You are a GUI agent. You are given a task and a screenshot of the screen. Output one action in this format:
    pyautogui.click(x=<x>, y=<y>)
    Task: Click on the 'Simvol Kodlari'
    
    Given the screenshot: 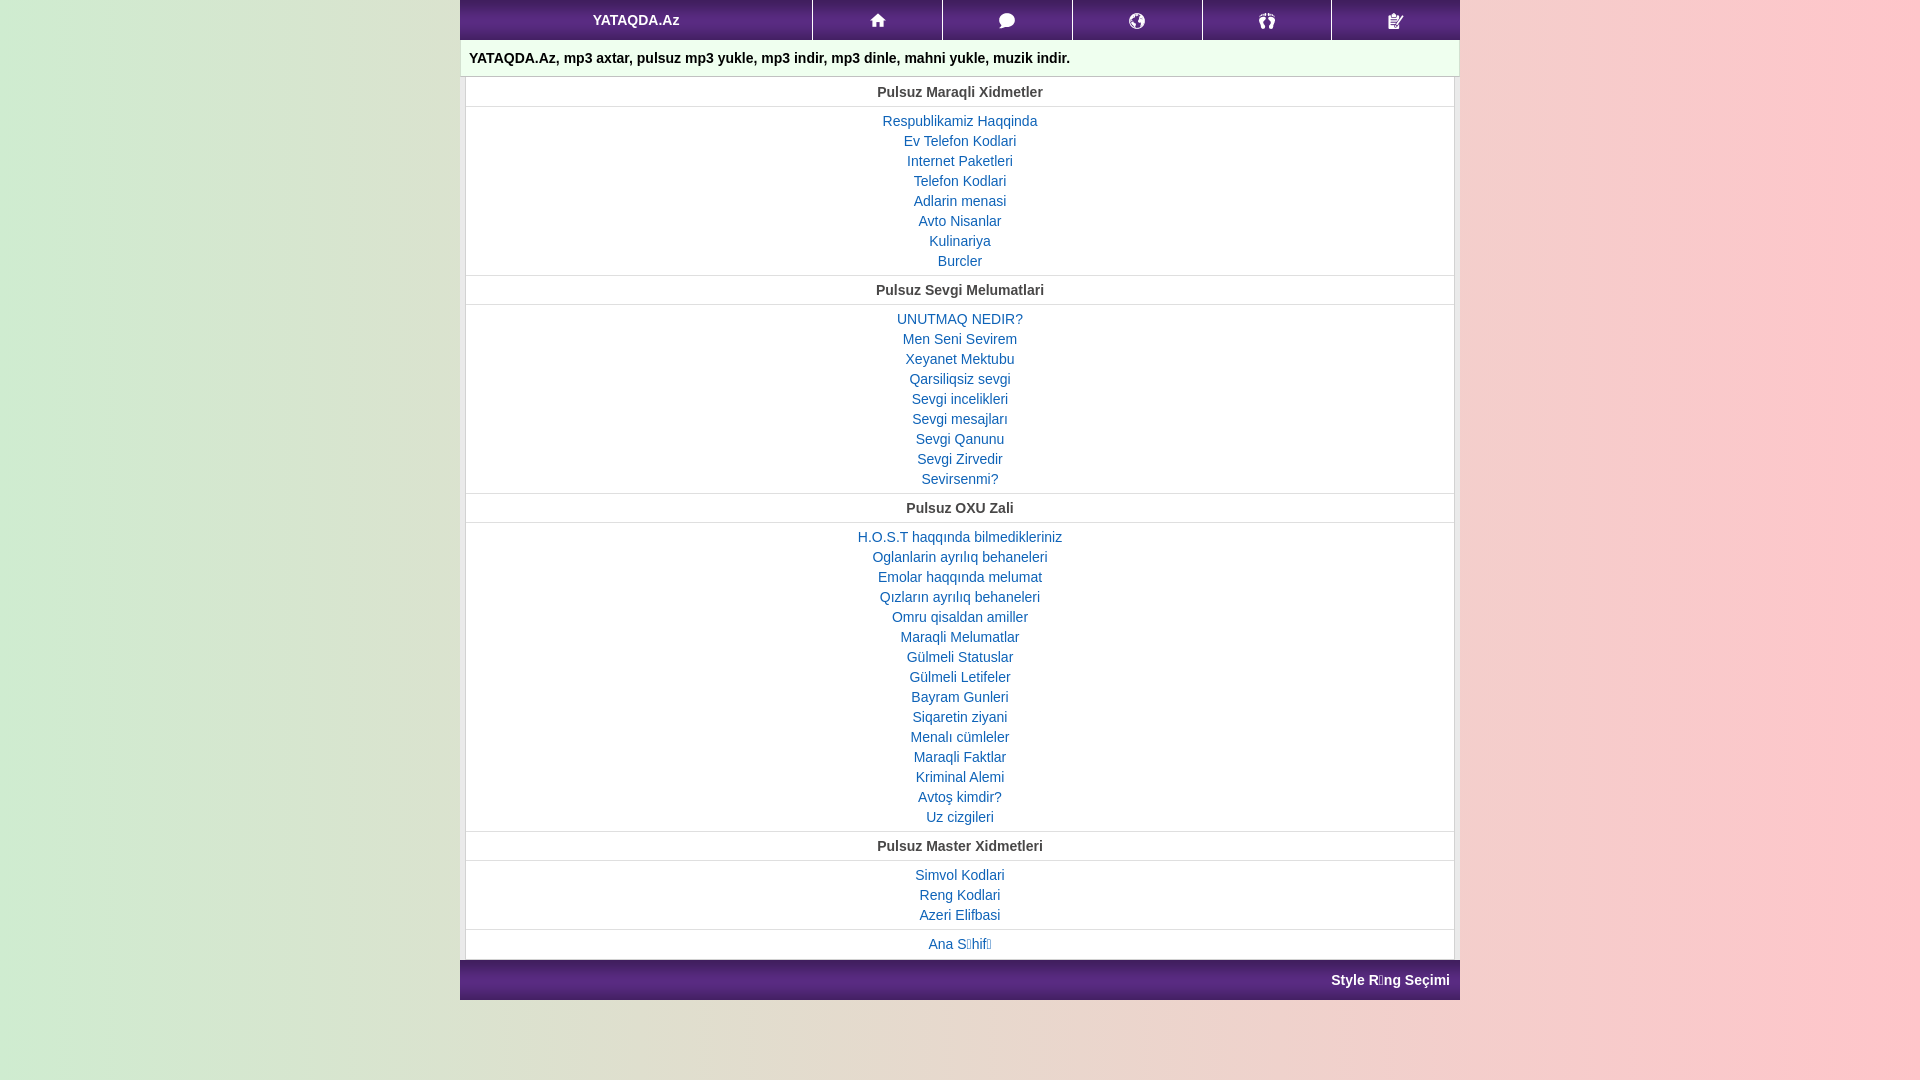 What is the action you would take?
    pyautogui.click(x=958, y=874)
    